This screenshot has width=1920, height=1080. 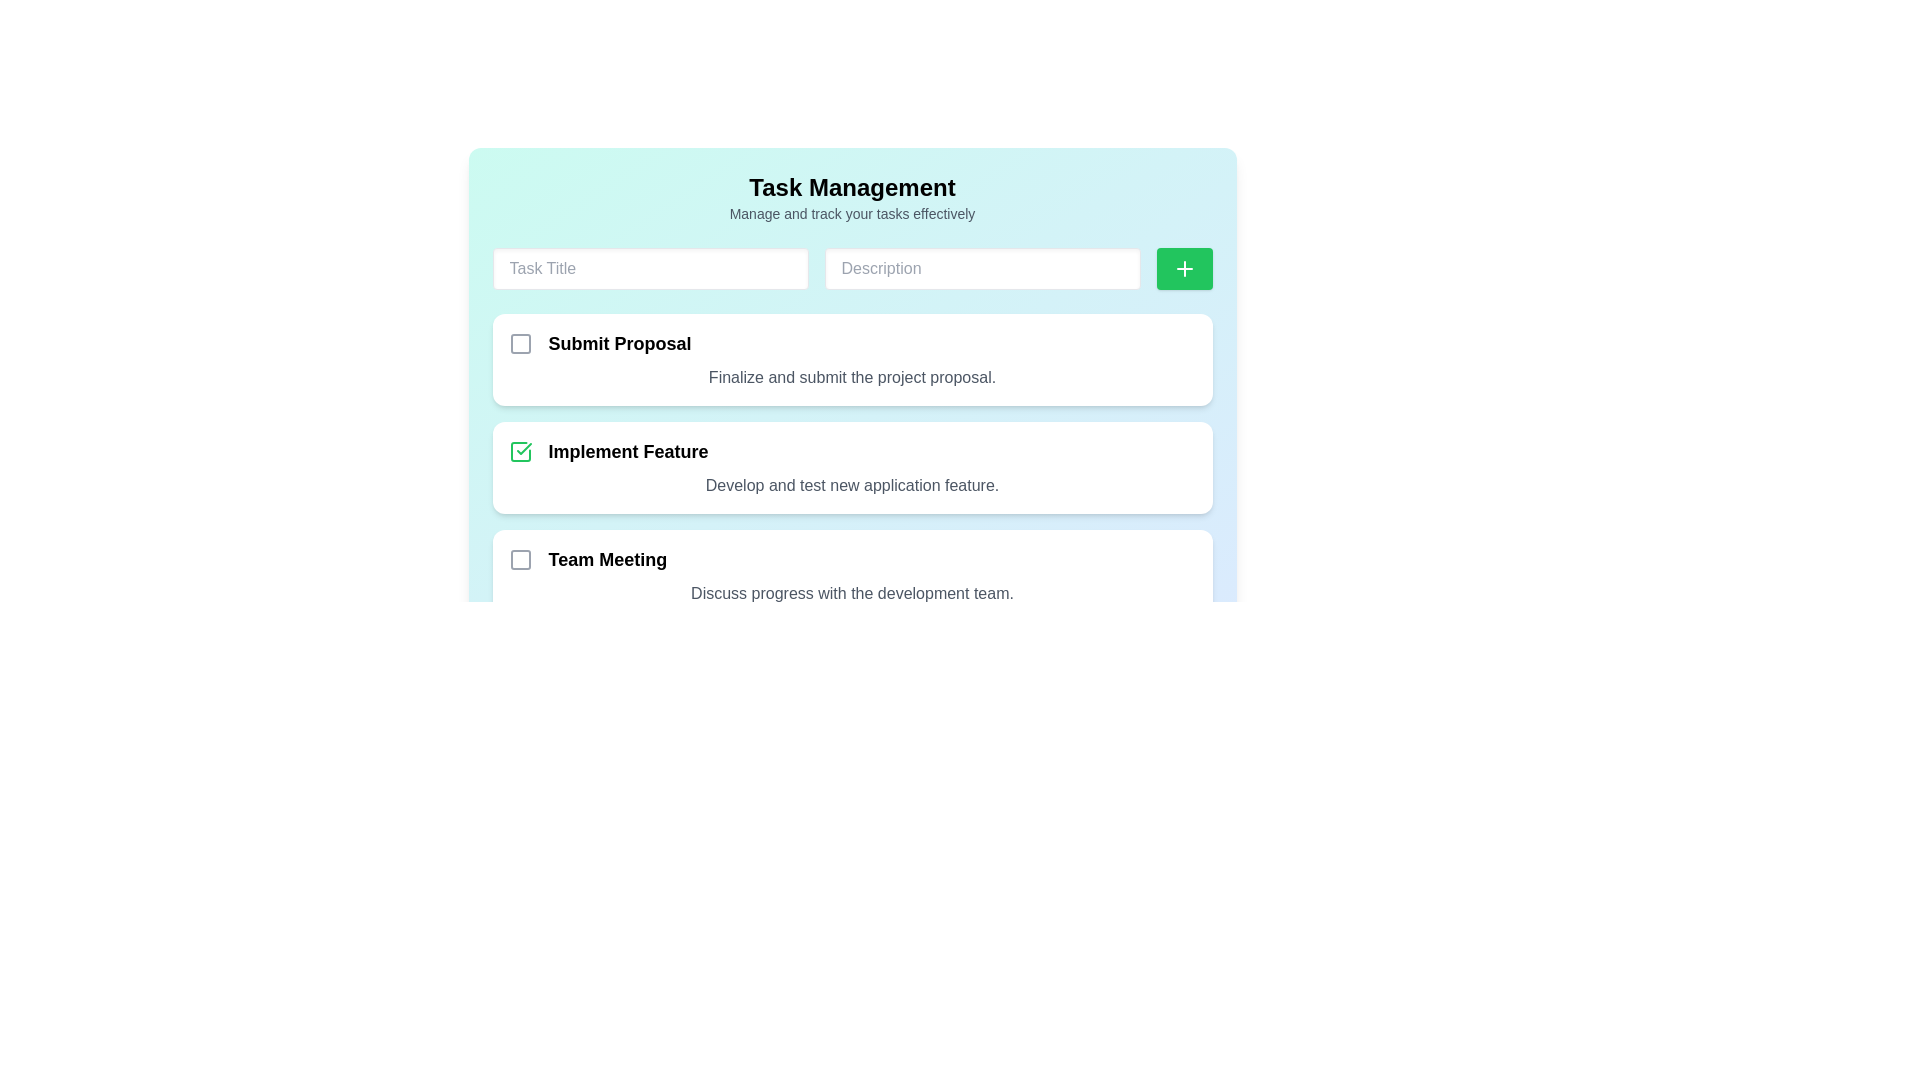 I want to click on task title 'Submit Proposal' and description 'Finalize and submit the project proposal' from the interactive task item with checkbox located at the top of the task list, so click(x=852, y=358).